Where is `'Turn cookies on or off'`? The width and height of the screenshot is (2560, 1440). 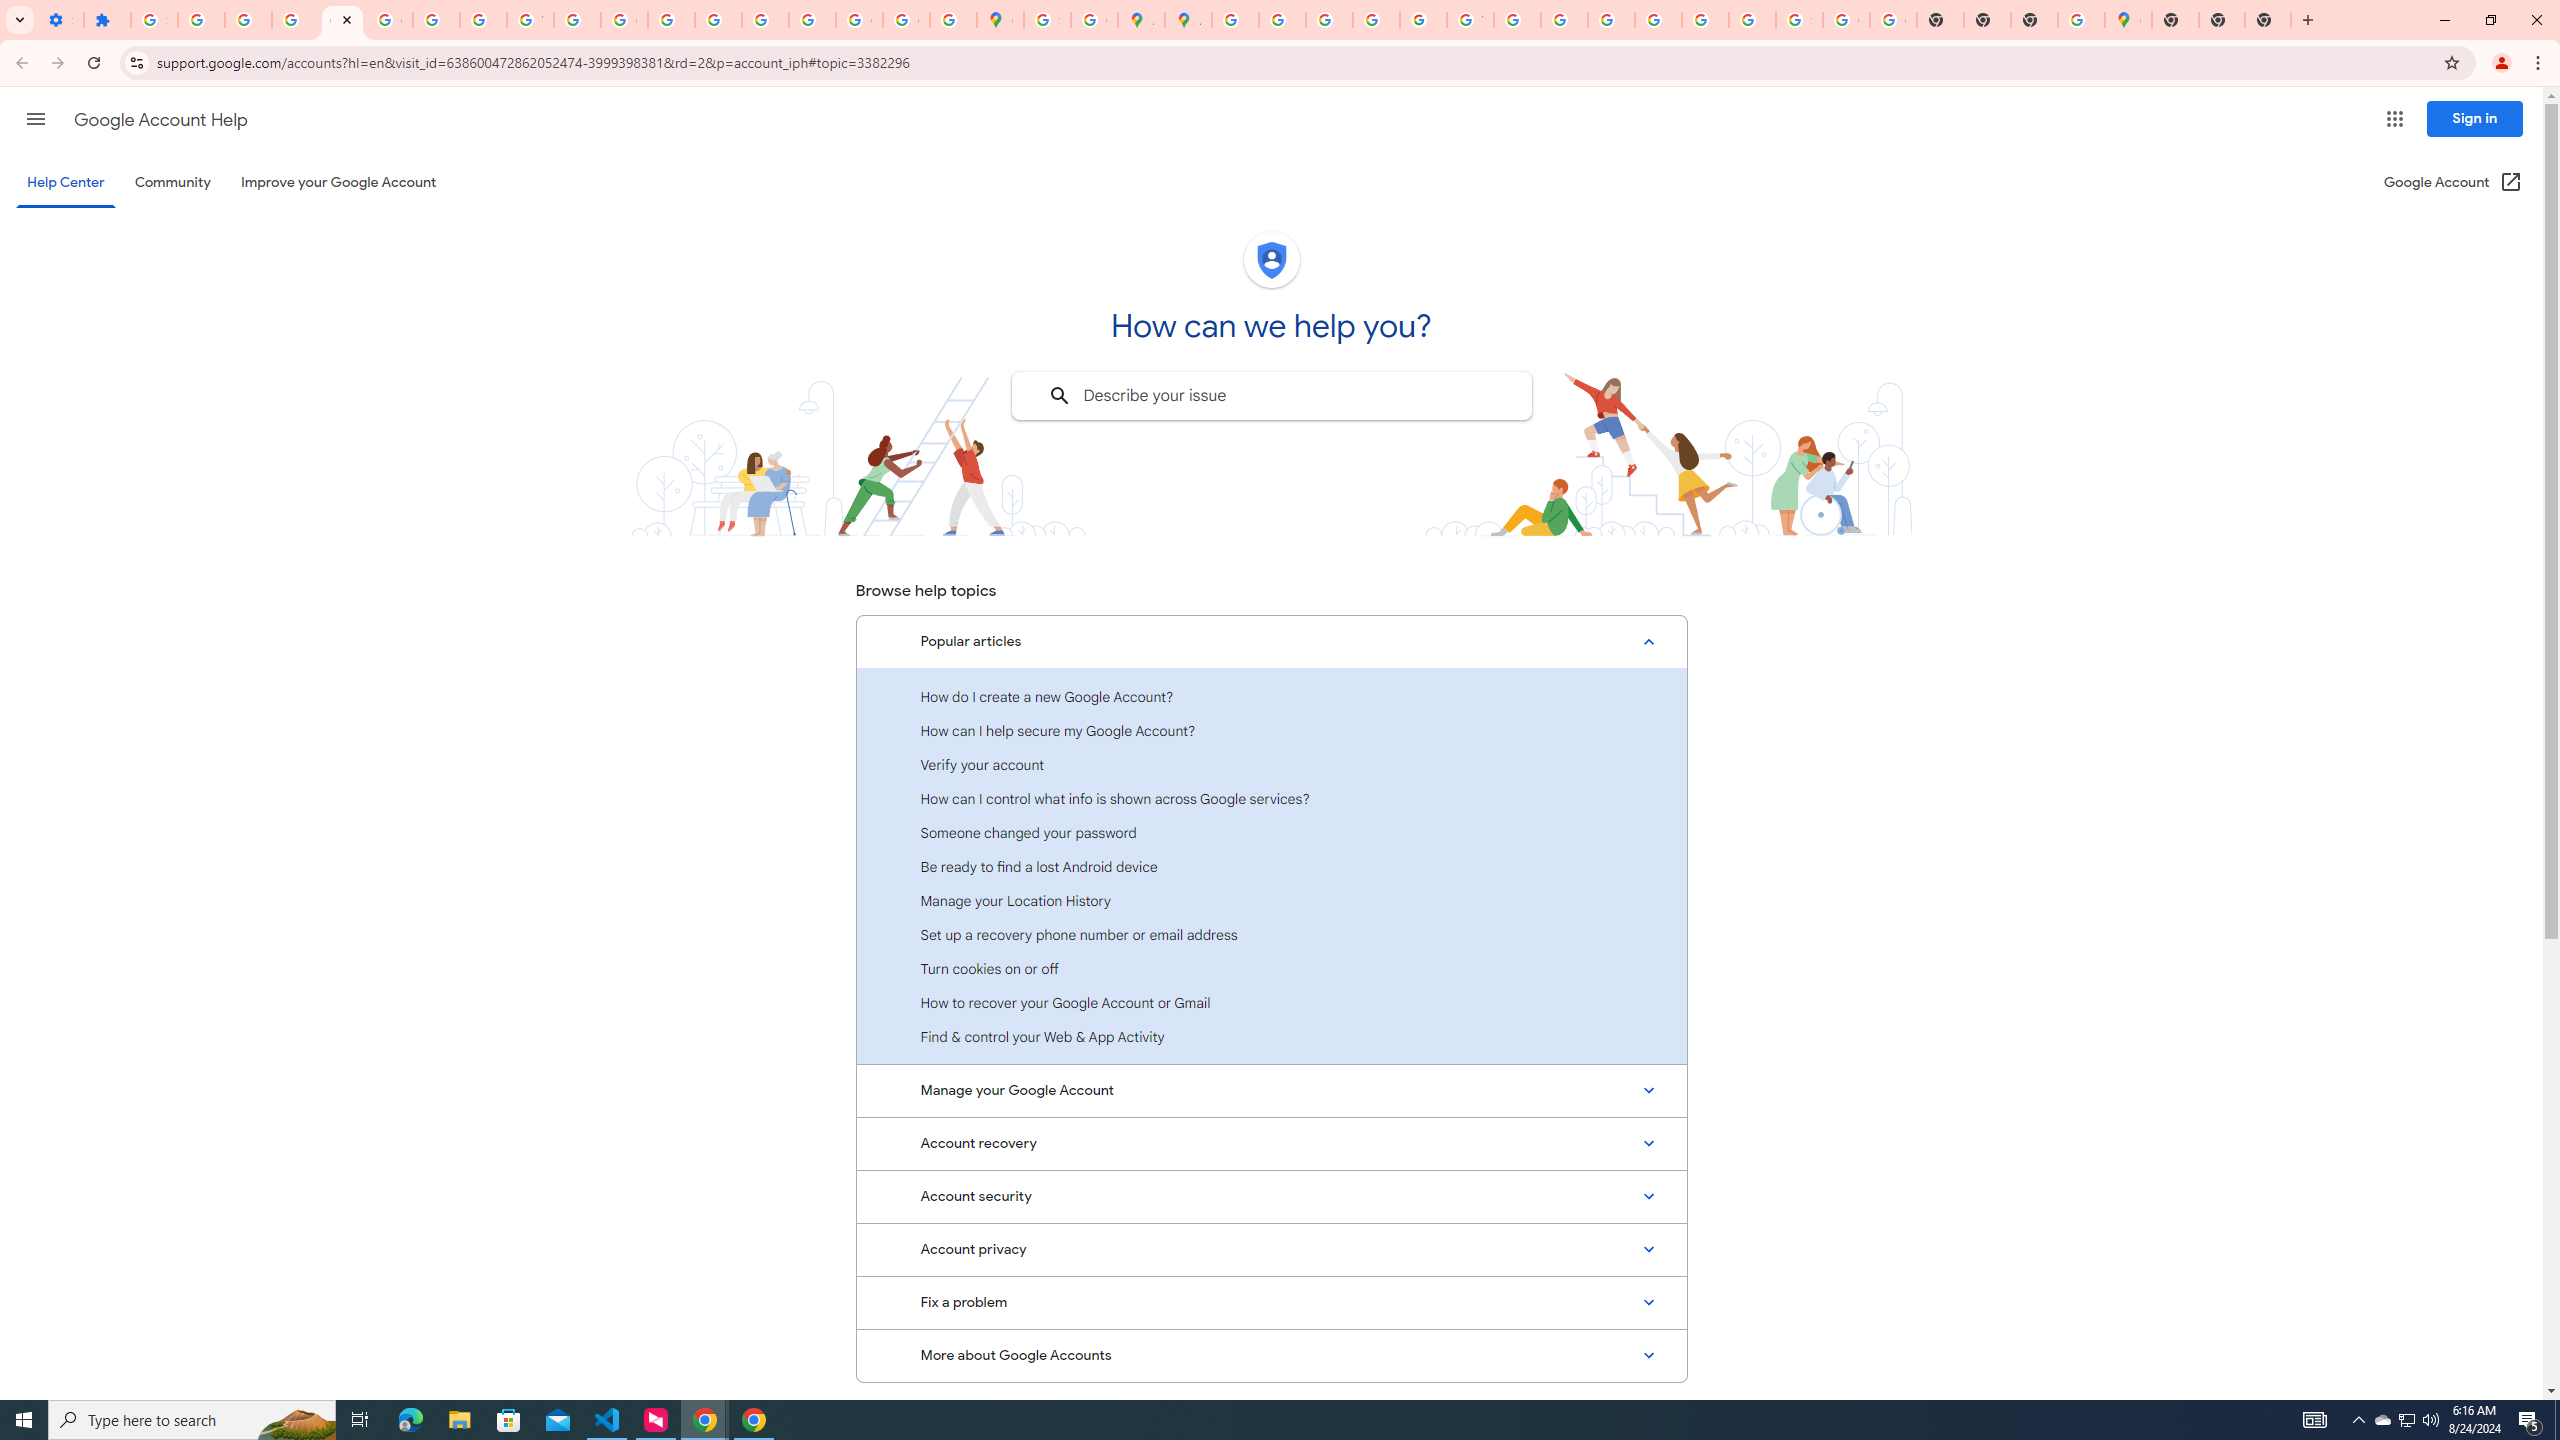
'Turn cookies on or off' is located at coordinates (1271, 968).